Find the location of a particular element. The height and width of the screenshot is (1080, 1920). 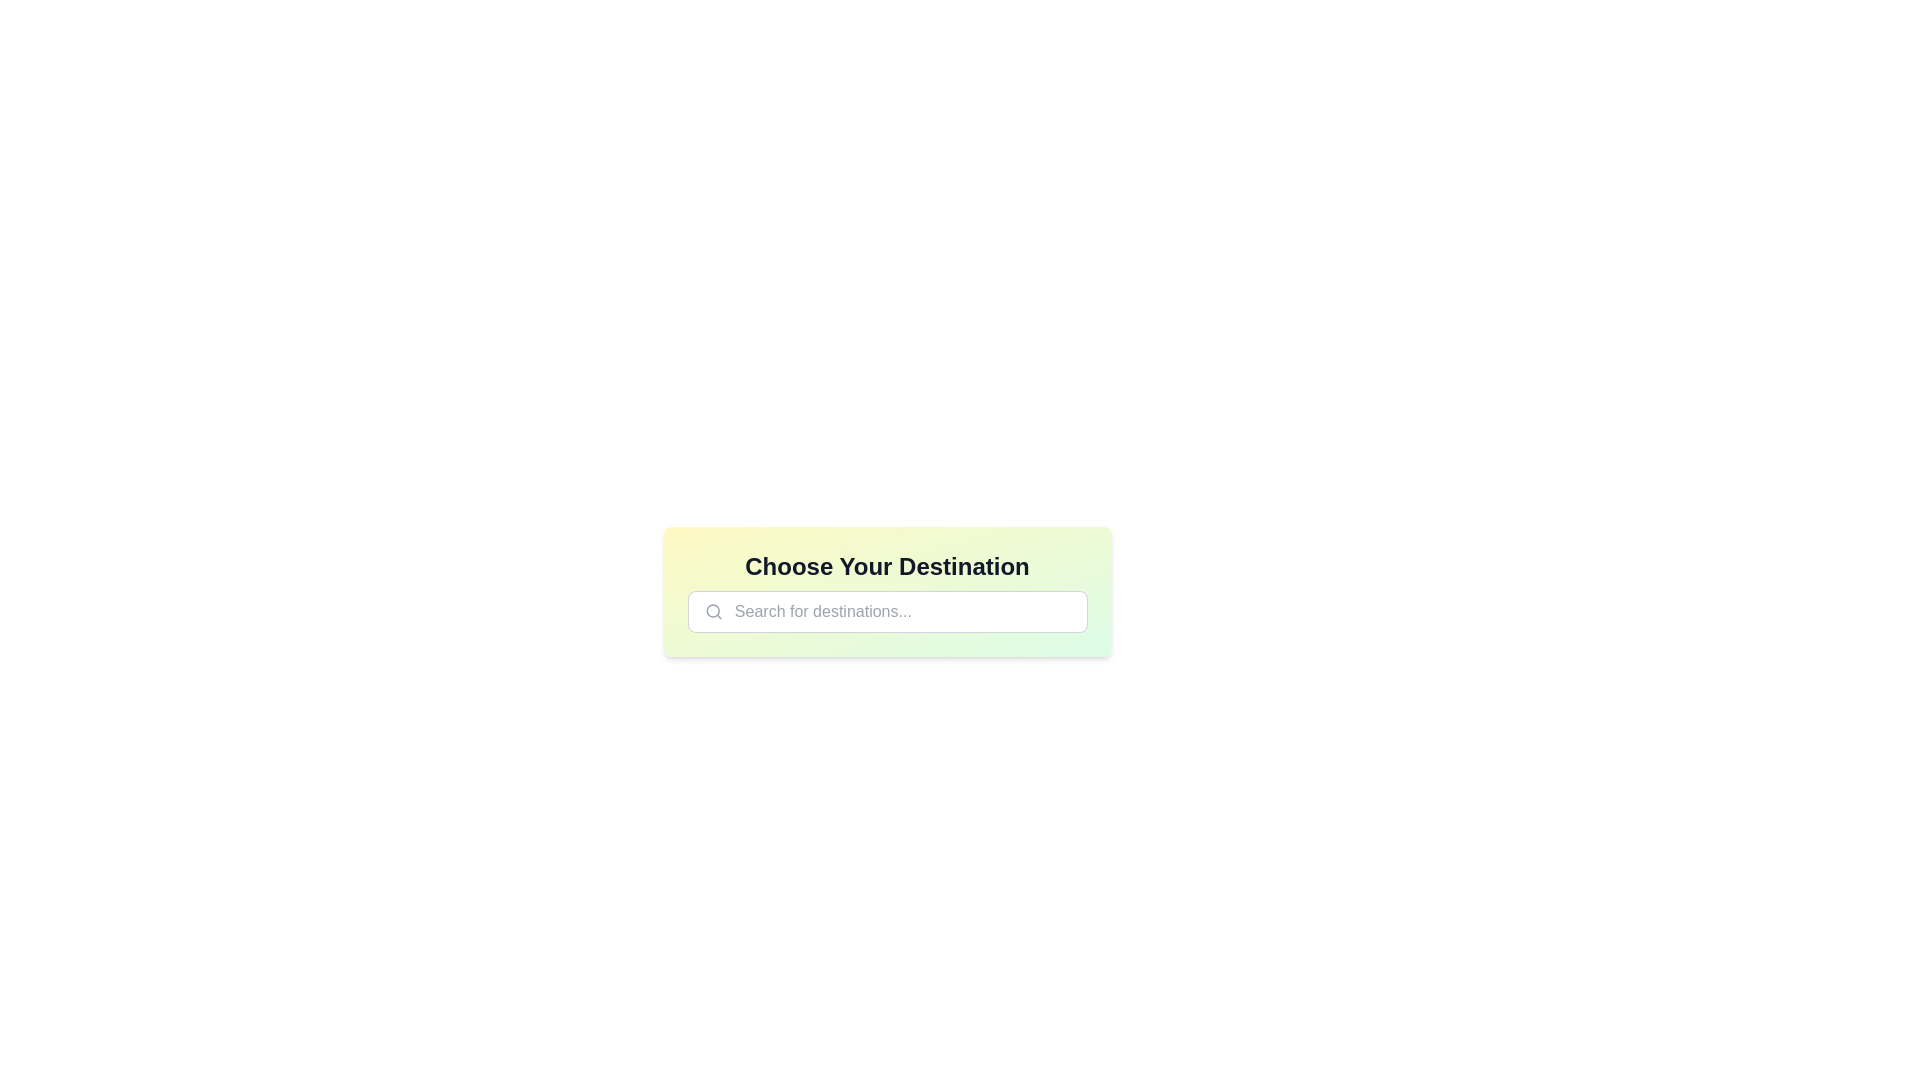

the decorative circle inside the magnifying glass symbol of the search icon, which is located to the left of the text input field is located at coordinates (712, 610).